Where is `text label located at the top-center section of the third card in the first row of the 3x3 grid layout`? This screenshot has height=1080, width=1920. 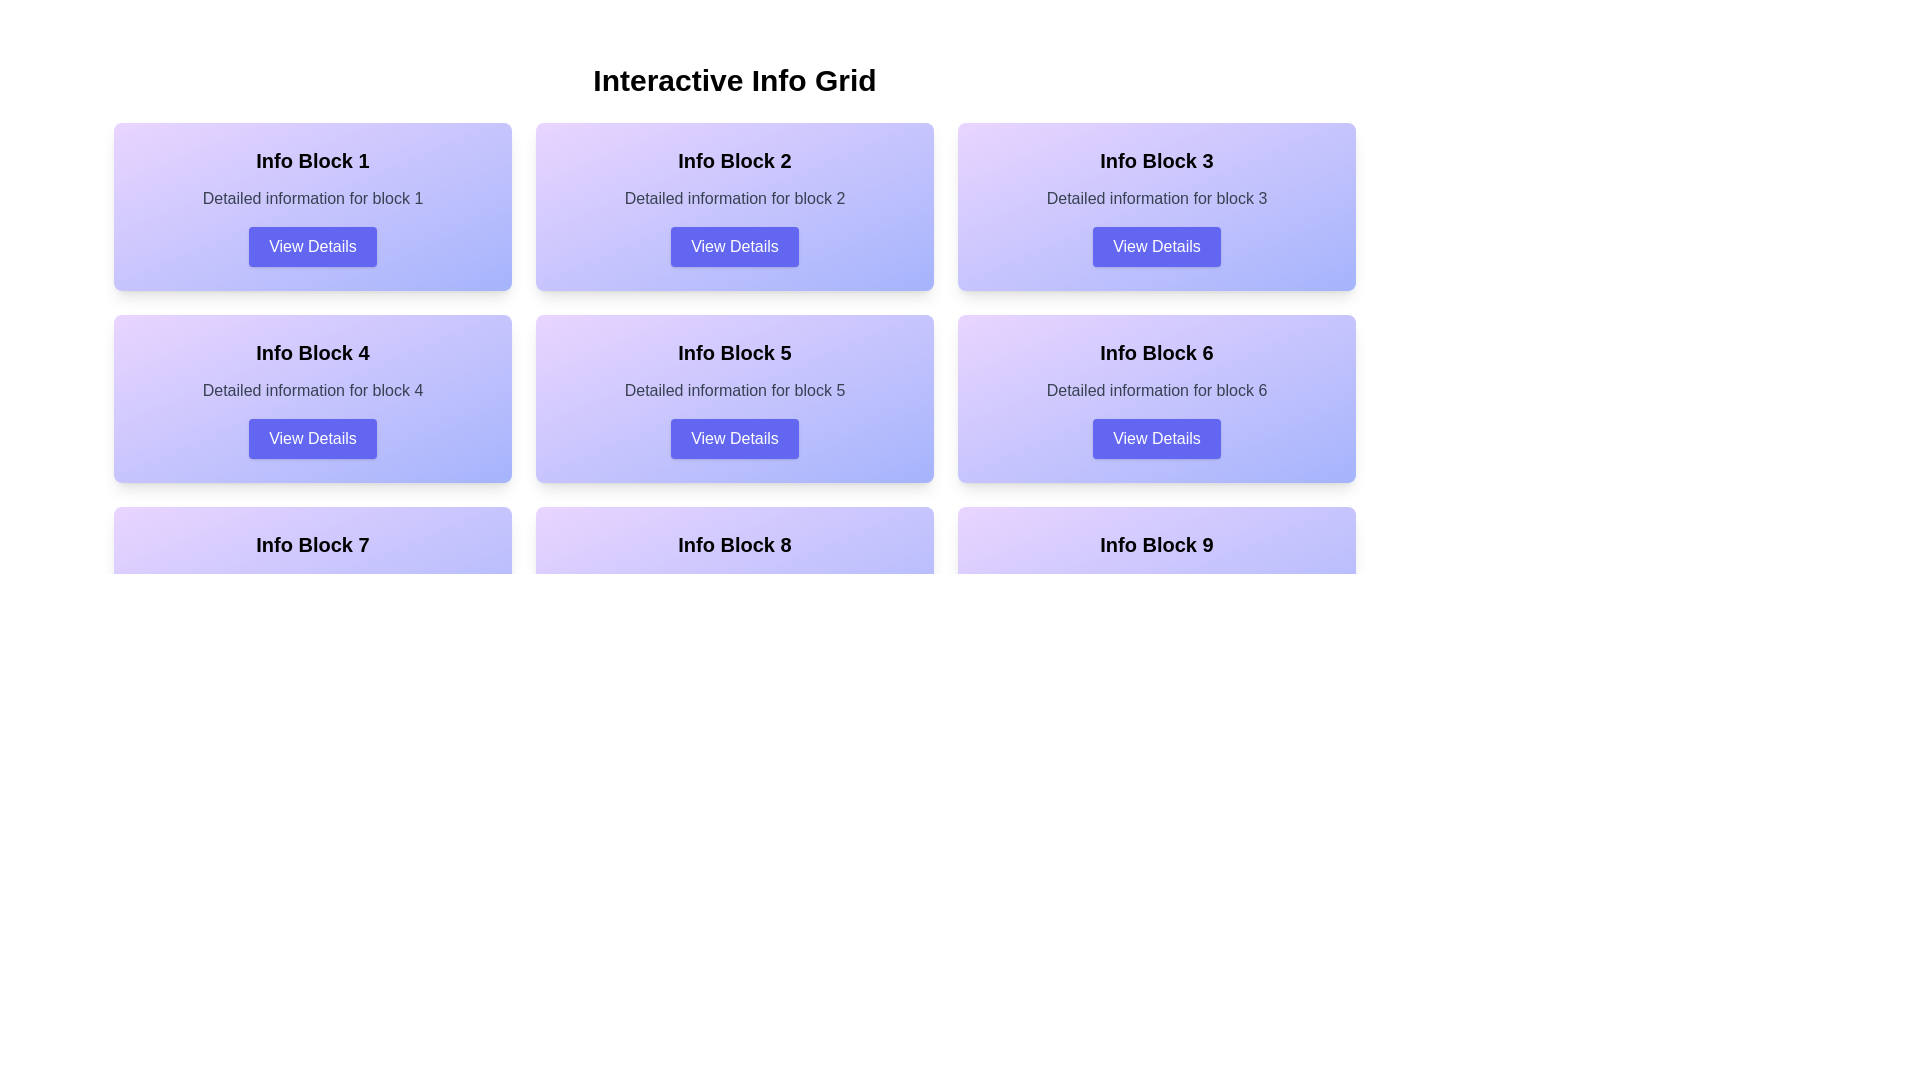
text label located at the top-center section of the third card in the first row of the 3x3 grid layout is located at coordinates (1156, 160).